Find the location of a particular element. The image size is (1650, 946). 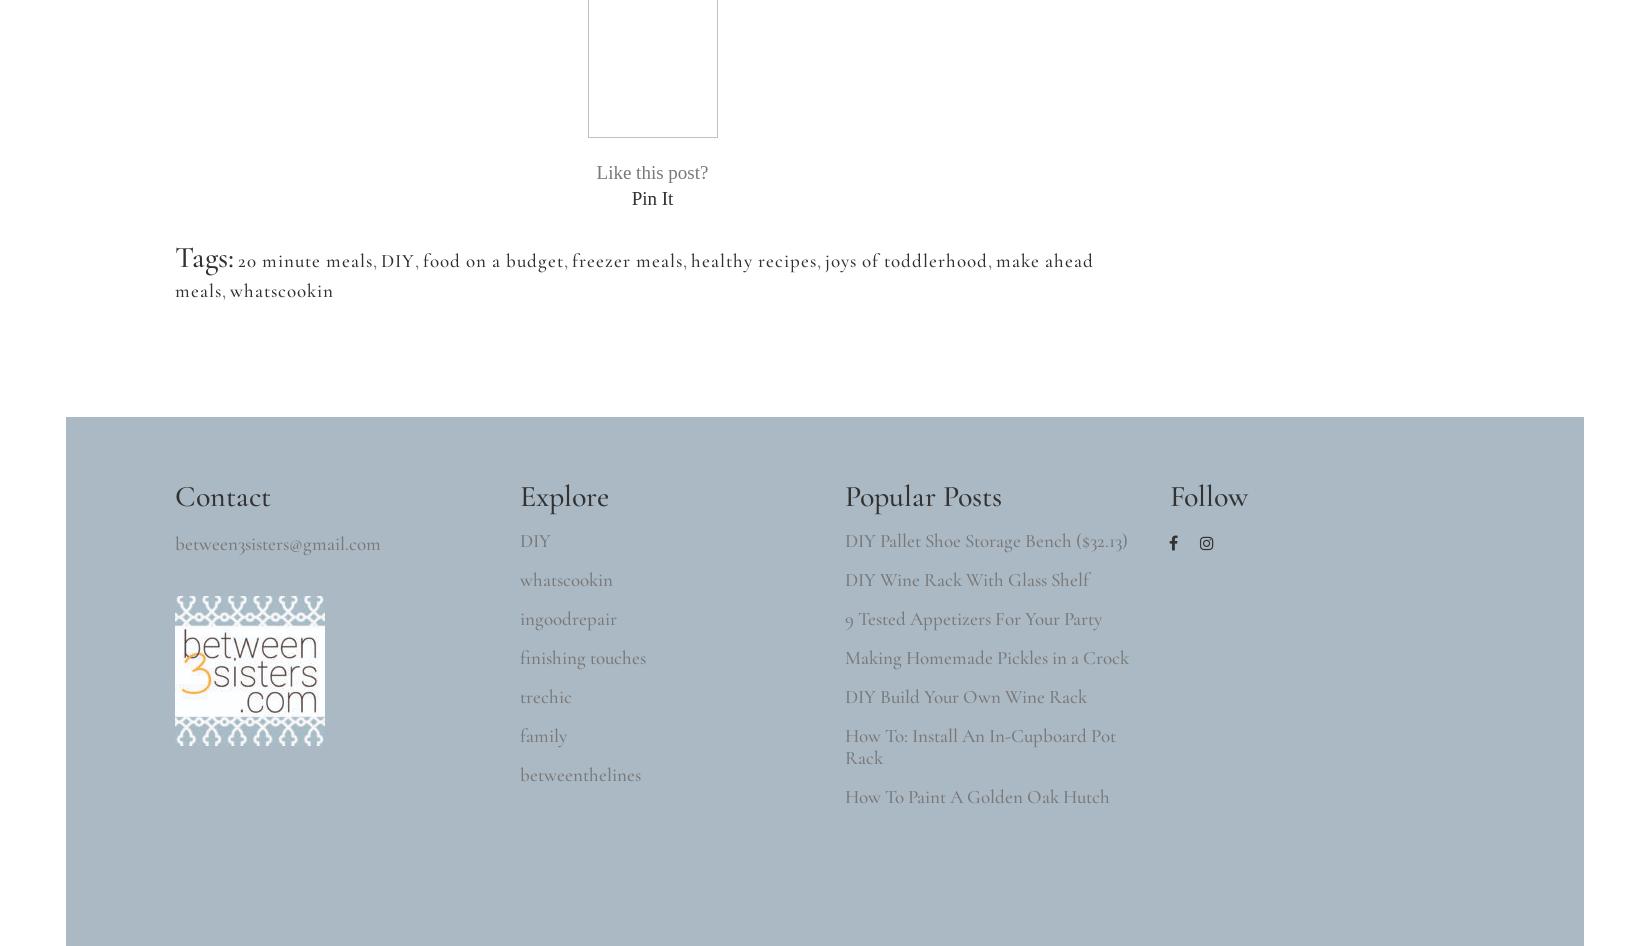

'healthy recipes' is located at coordinates (690, 259).